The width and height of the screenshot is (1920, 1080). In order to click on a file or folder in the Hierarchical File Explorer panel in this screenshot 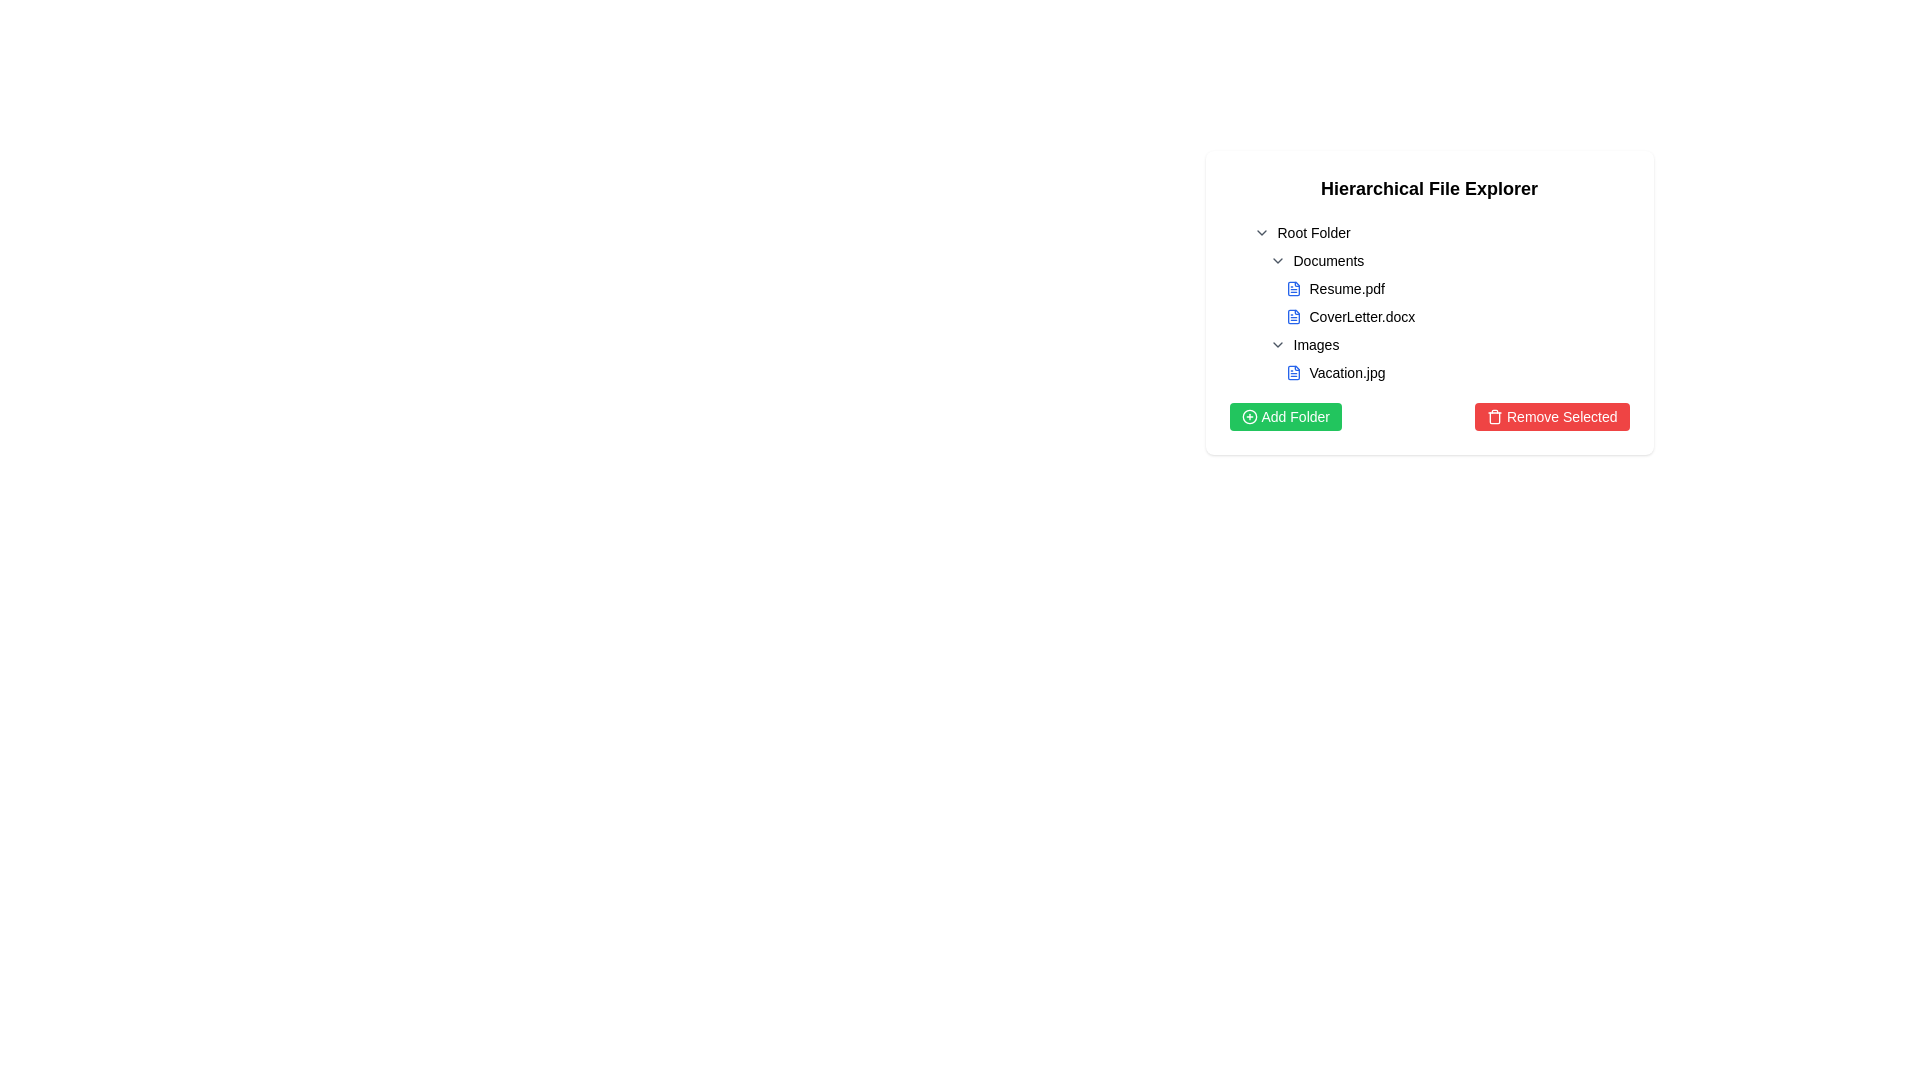, I will do `click(1428, 303)`.